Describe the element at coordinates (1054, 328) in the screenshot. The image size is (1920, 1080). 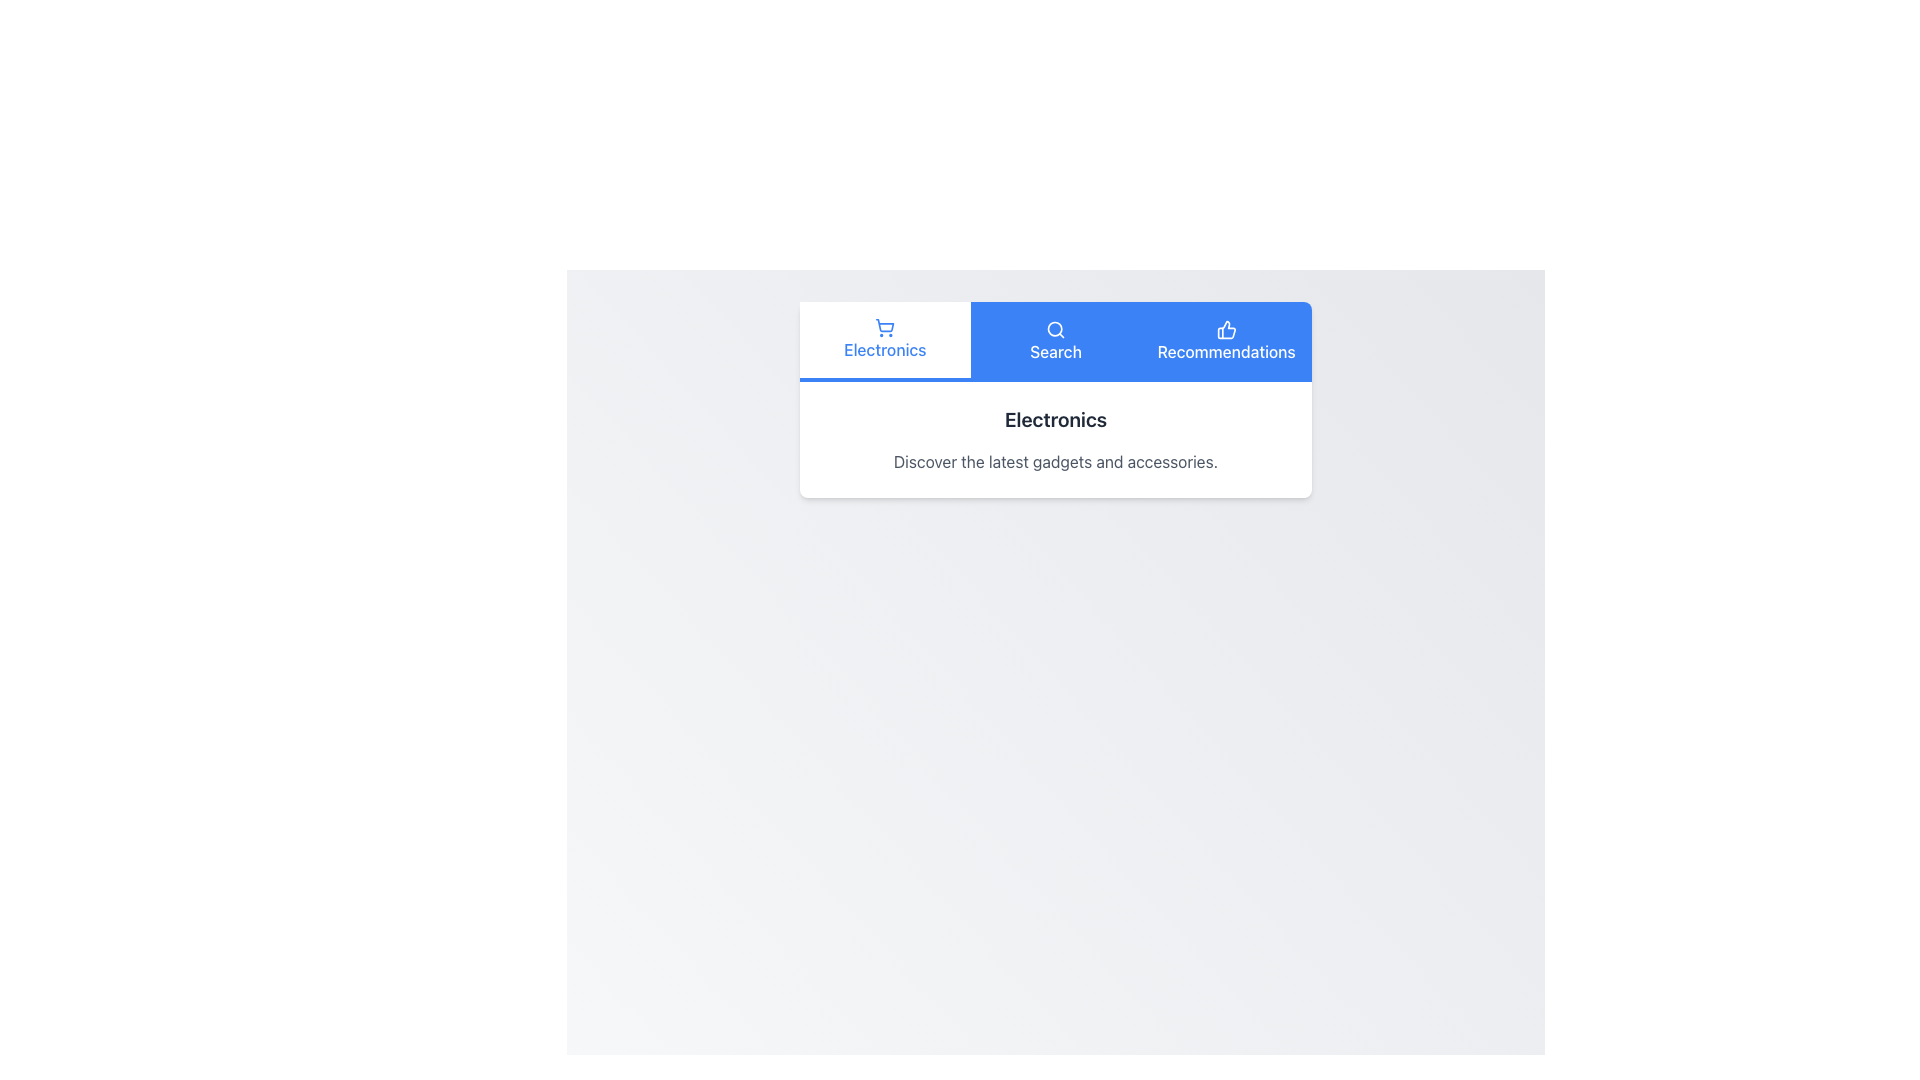
I see `the decorative circular component that is part of the Search button's icon, specifically representing the outer circular frame of the magnifying glass` at that location.